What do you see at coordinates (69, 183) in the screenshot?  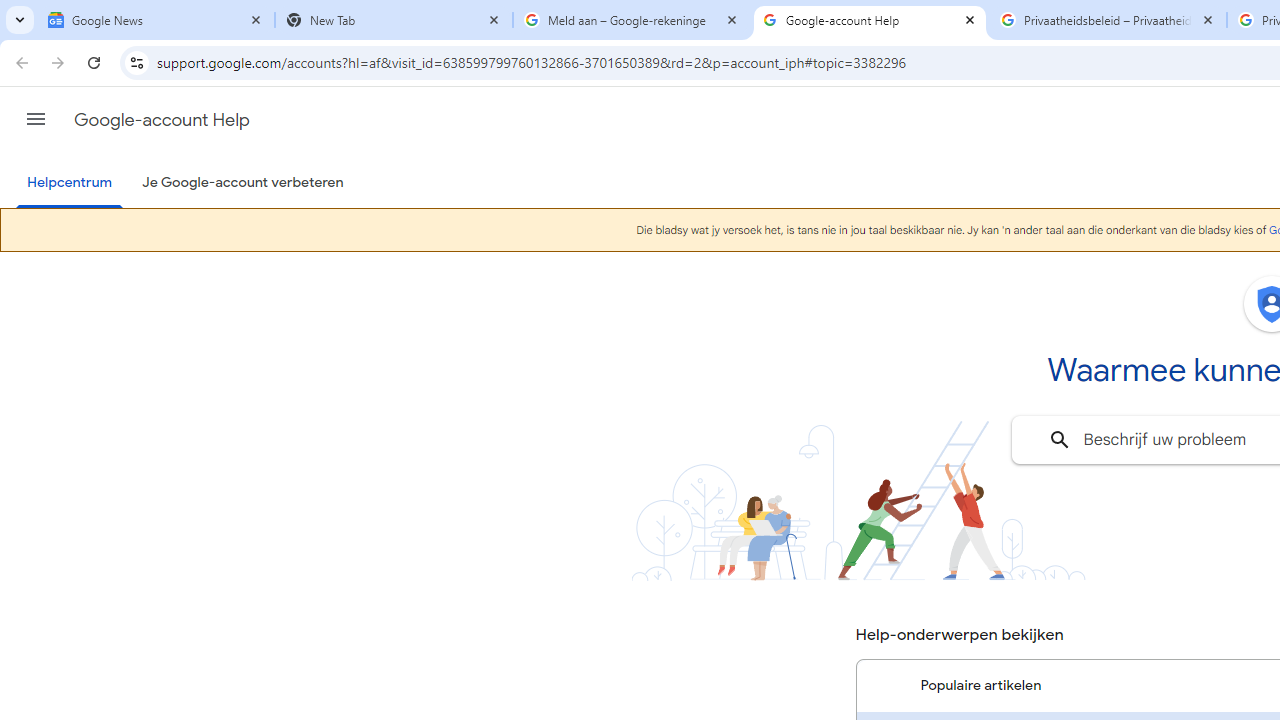 I see `'Helpcentrum'` at bounding box center [69, 183].